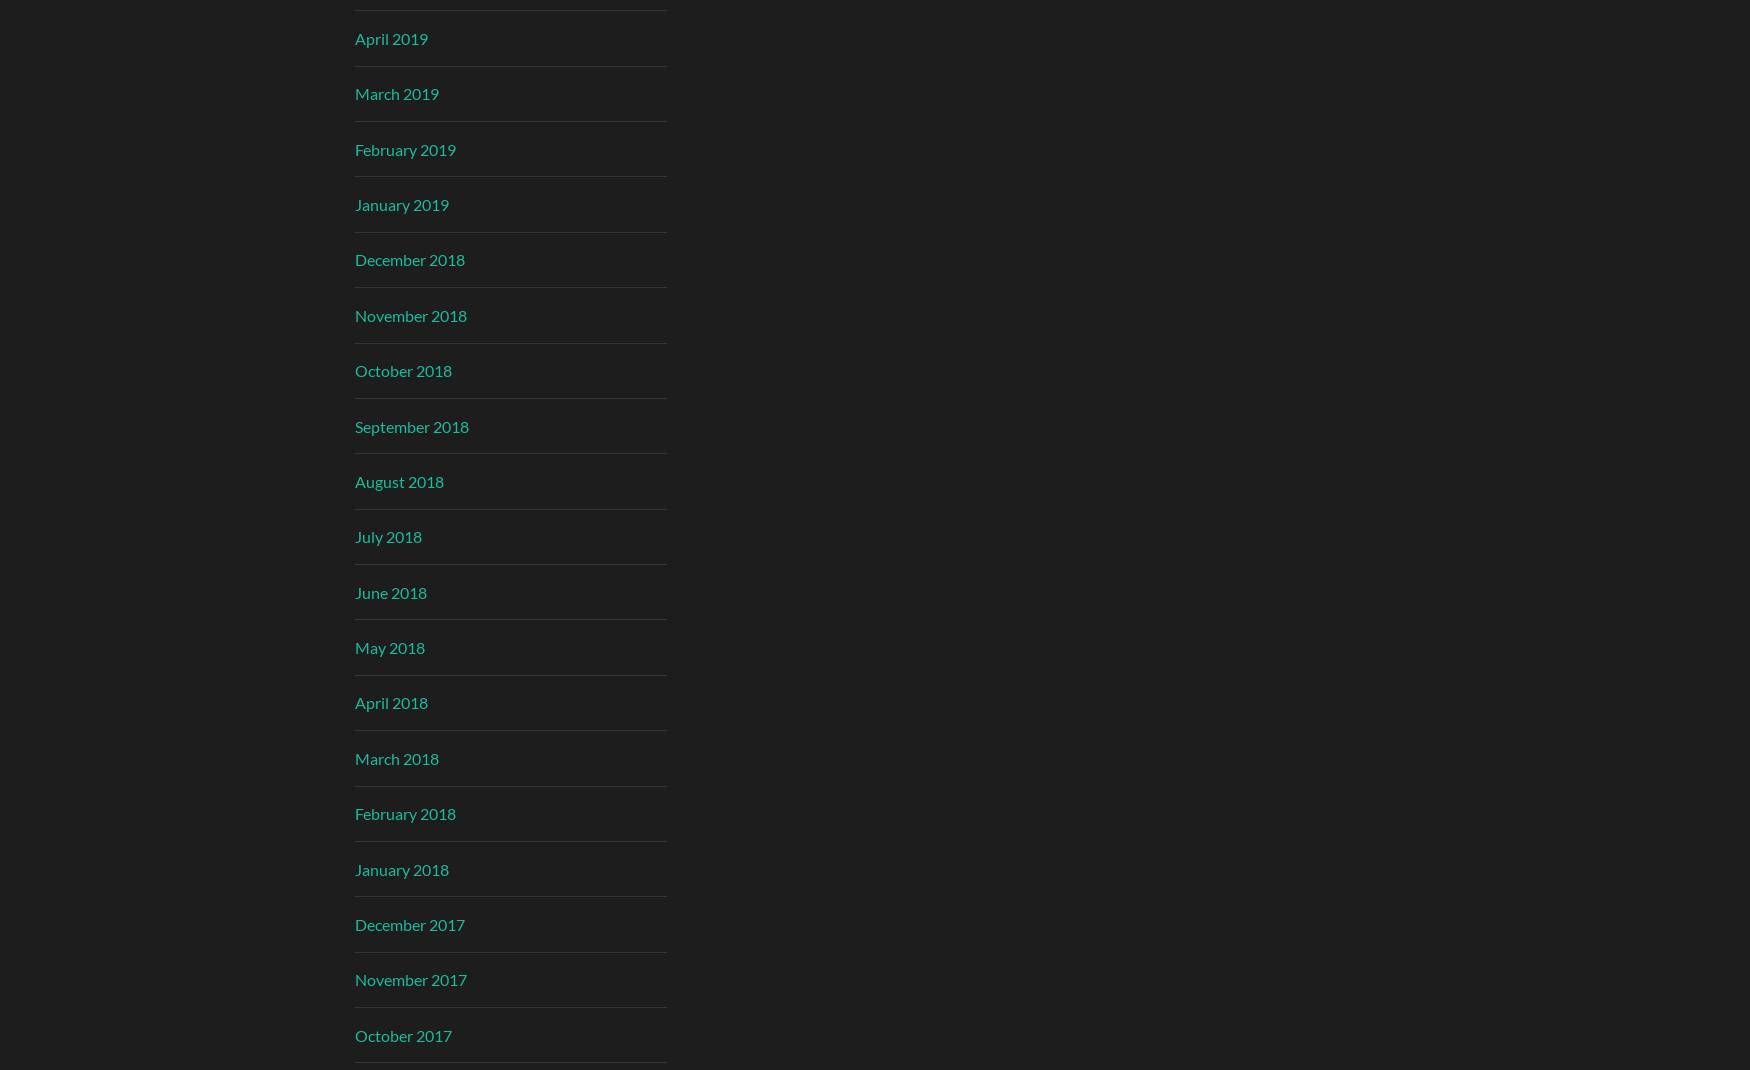  Describe the element at coordinates (390, 36) in the screenshot. I see `'April 2019'` at that location.